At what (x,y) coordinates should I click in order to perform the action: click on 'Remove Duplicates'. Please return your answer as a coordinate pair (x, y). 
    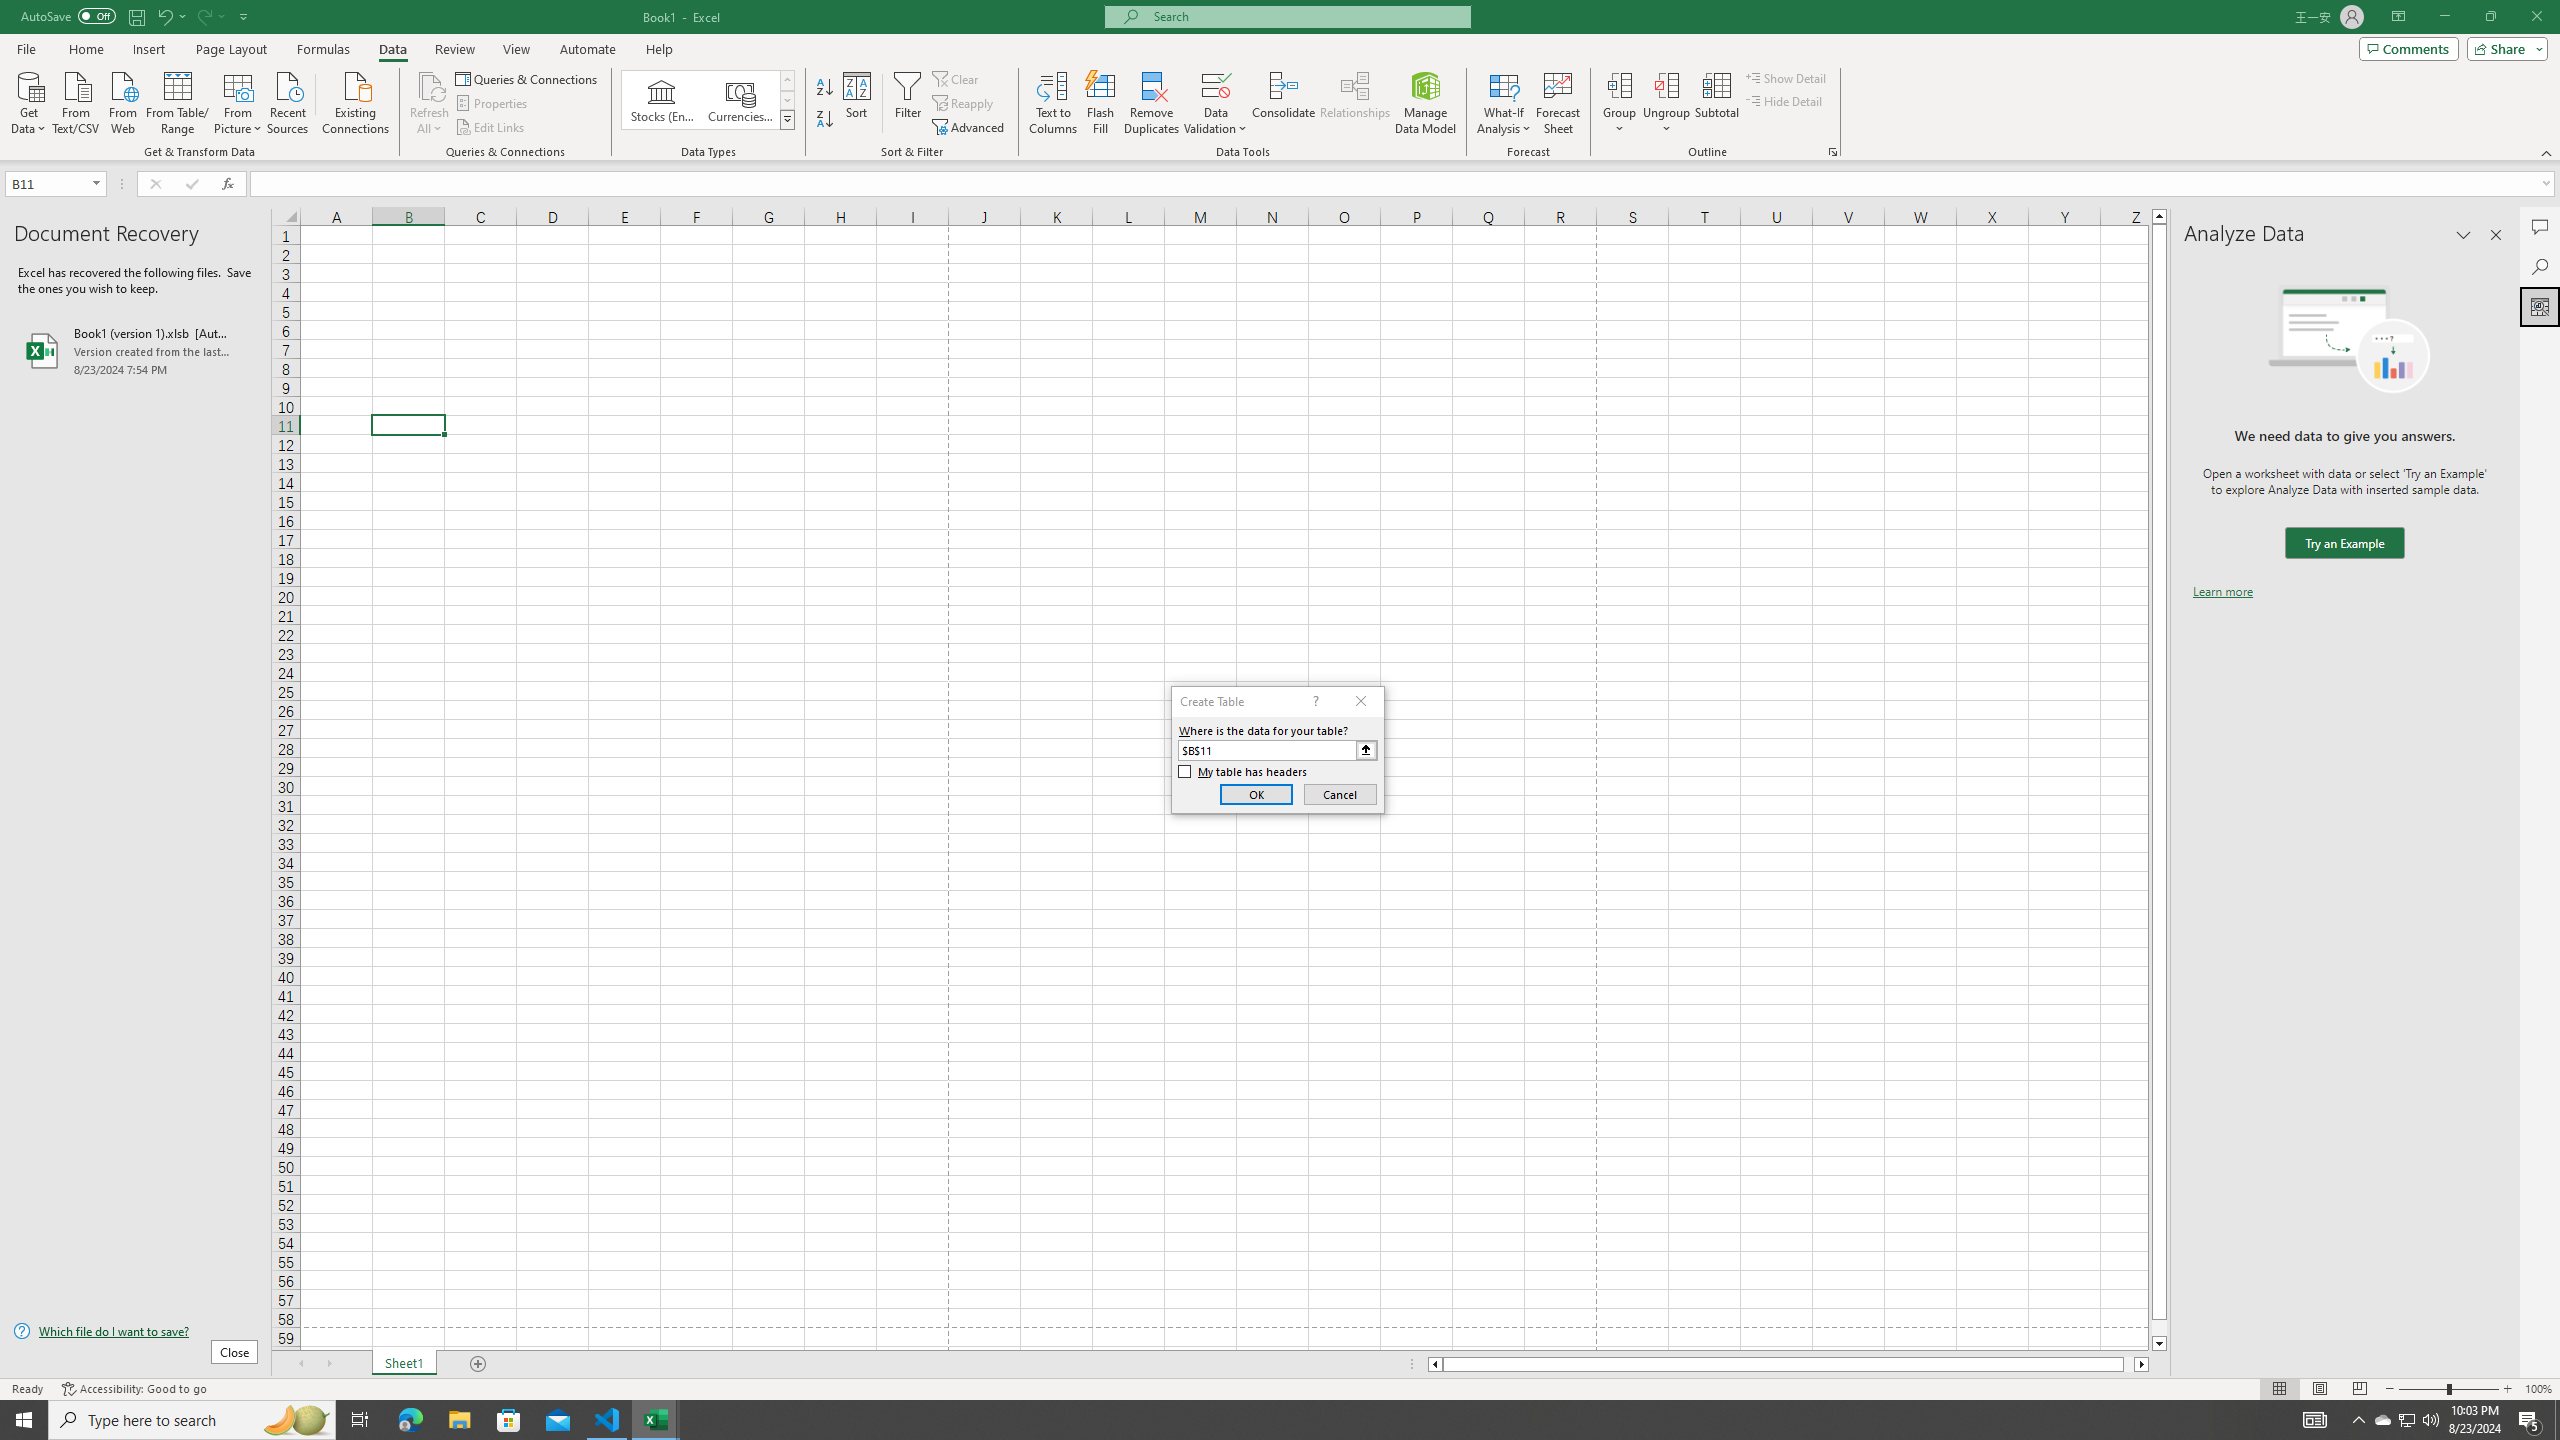
    Looking at the image, I should click on (1151, 103).